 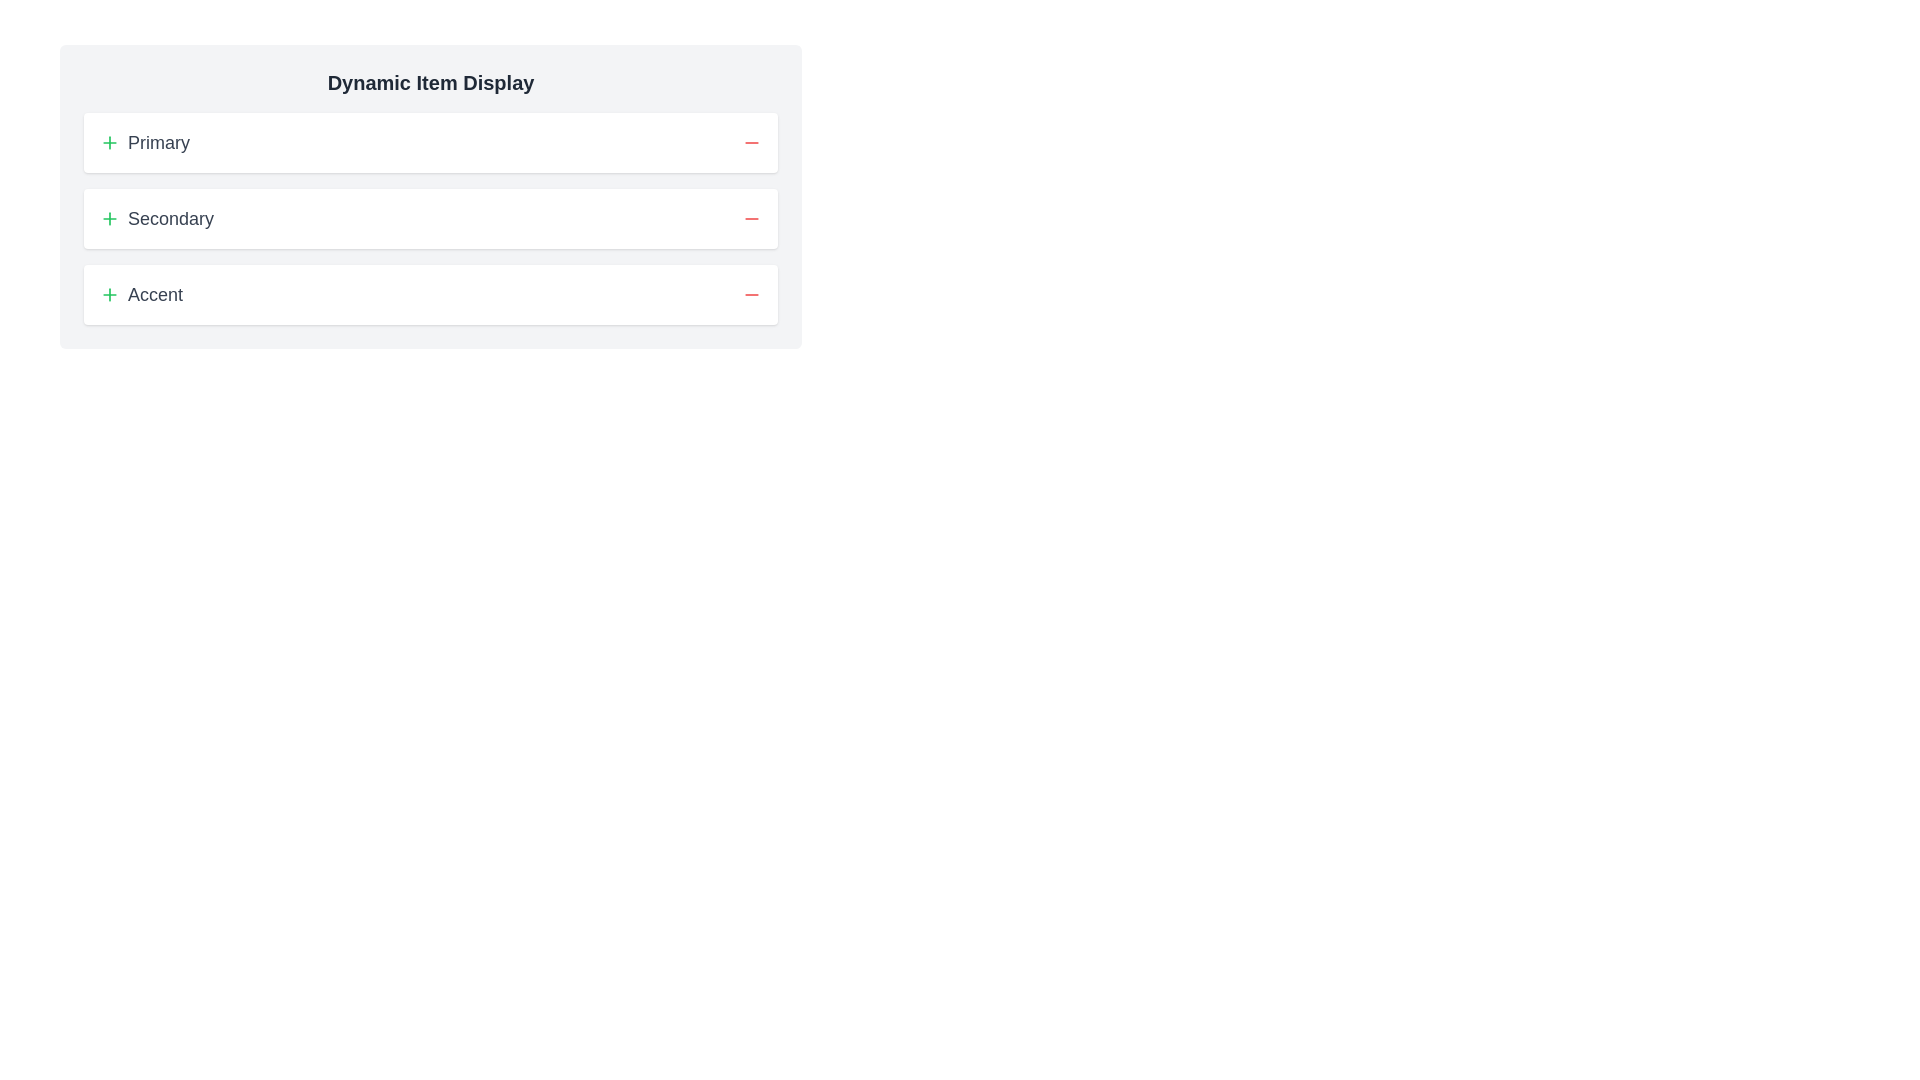 What do you see at coordinates (430, 82) in the screenshot?
I see `the header text label at the top of the interface, which indicates the context for the items below it, including 'Primary', 'Secondary', and 'Accent'` at bounding box center [430, 82].